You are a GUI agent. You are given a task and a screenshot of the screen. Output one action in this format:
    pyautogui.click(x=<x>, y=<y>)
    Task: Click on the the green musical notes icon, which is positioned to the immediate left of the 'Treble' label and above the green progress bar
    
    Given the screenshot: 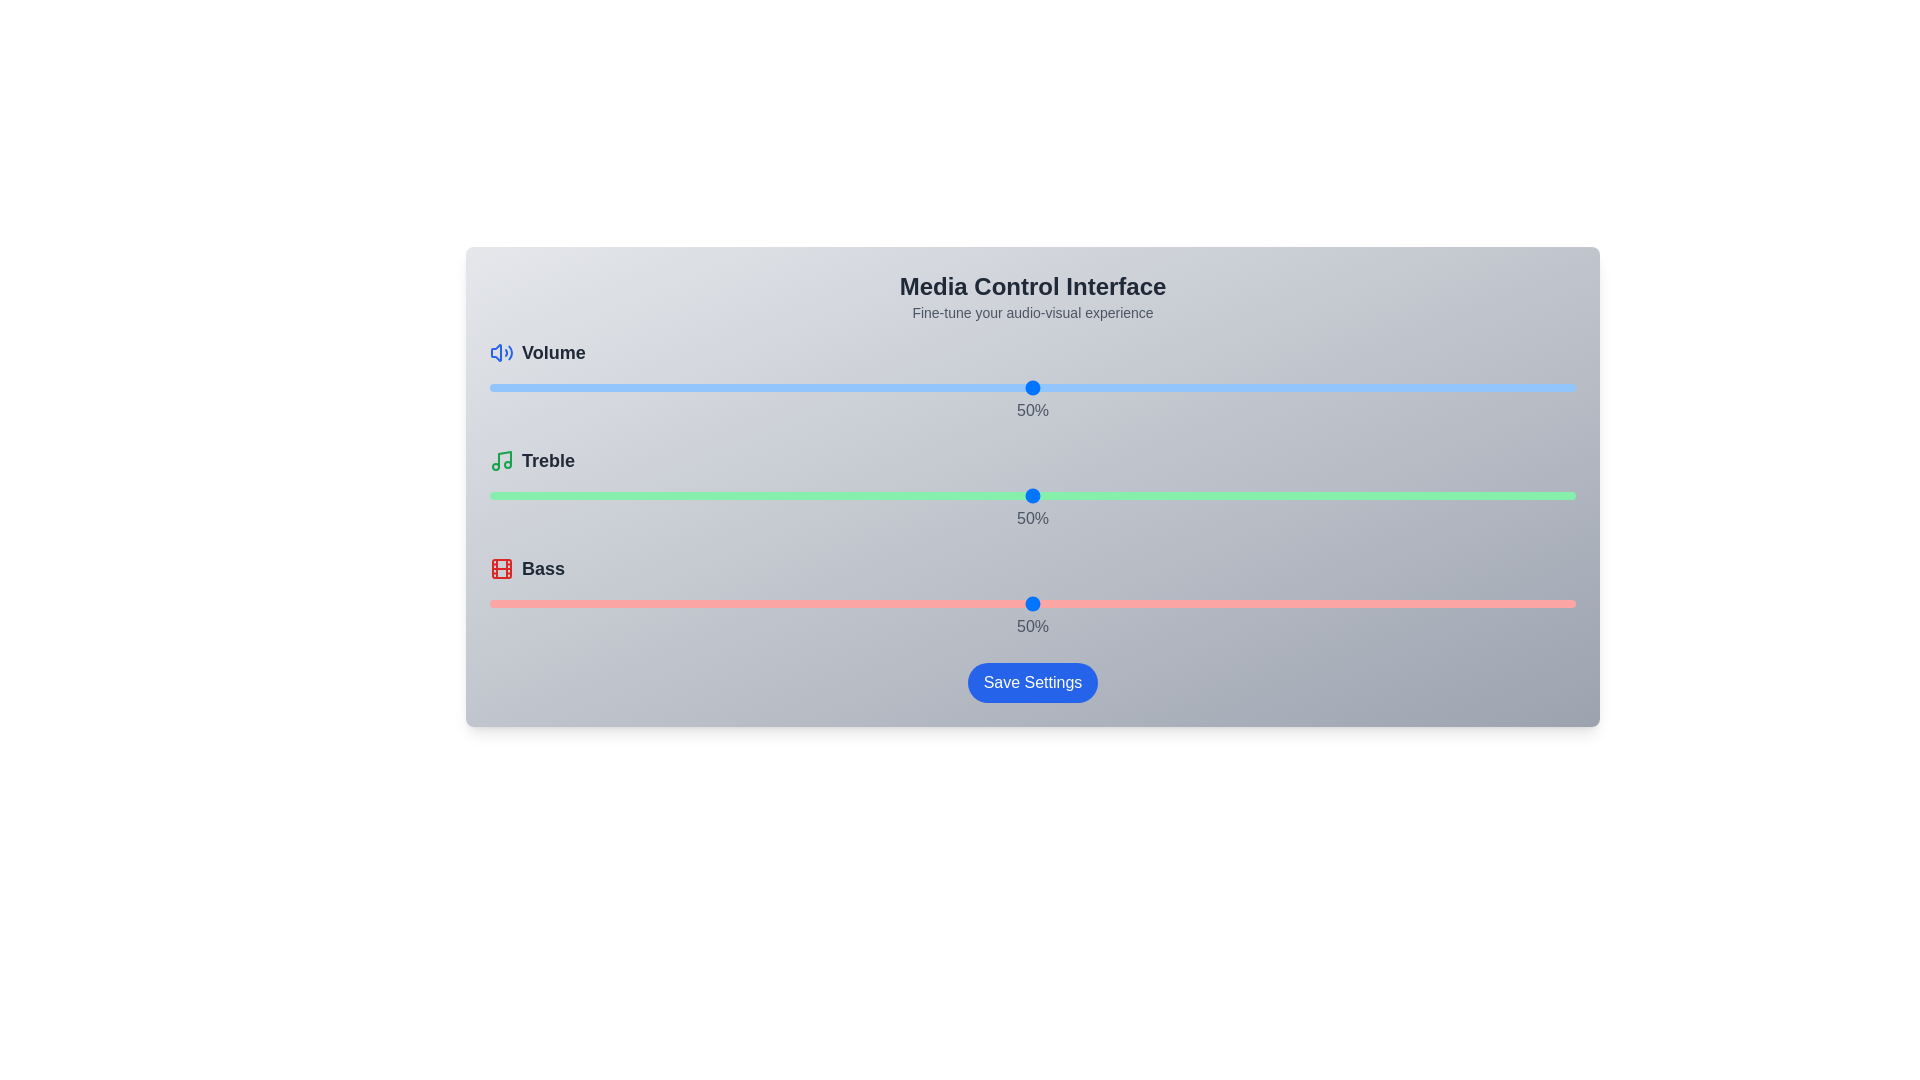 What is the action you would take?
    pyautogui.click(x=502, y=461)
    